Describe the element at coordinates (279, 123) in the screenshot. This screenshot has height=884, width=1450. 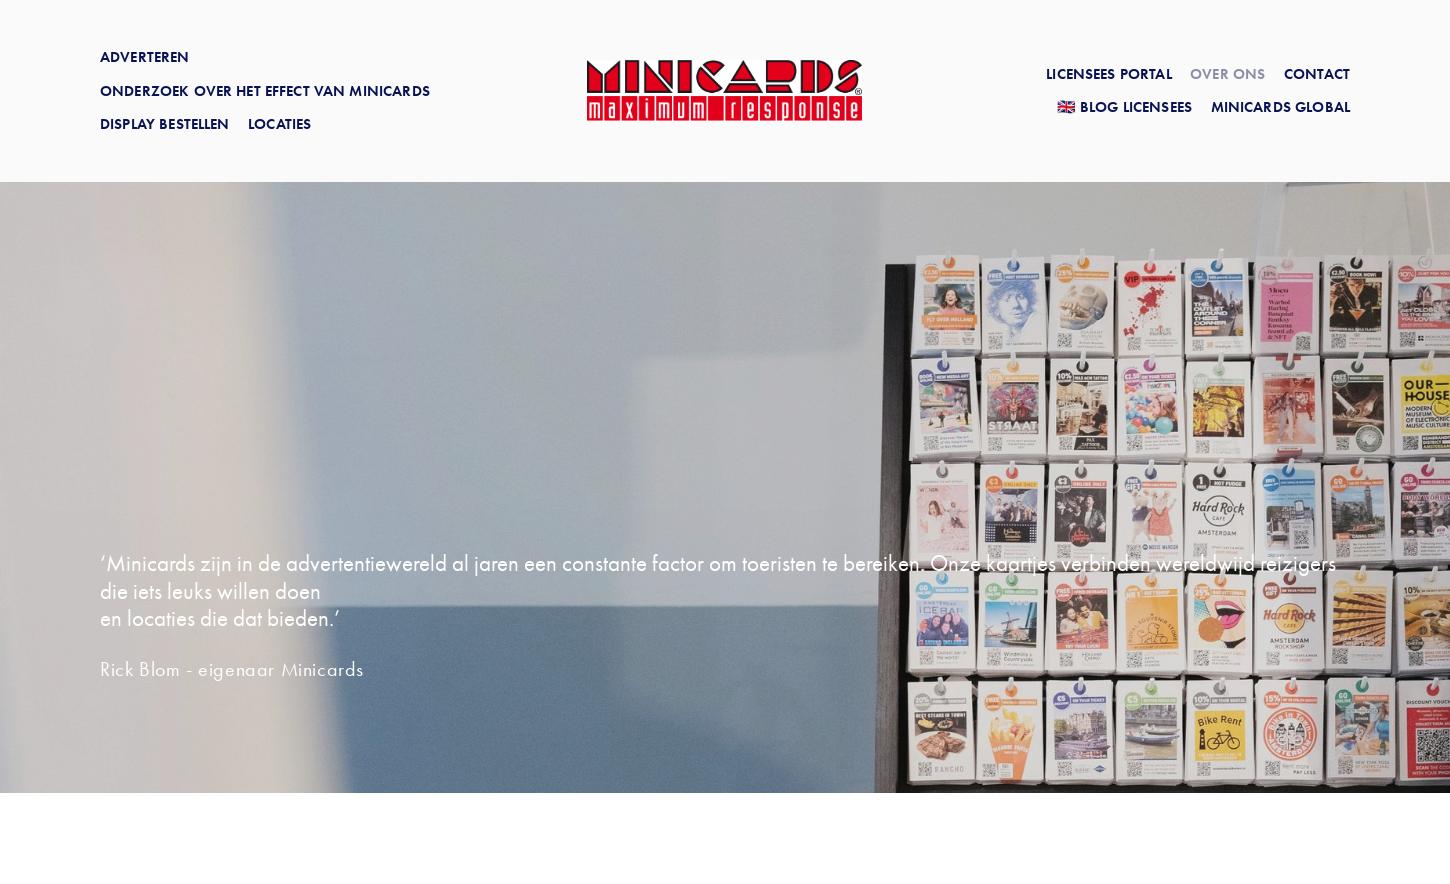
I see `'Locaties'` at that location.